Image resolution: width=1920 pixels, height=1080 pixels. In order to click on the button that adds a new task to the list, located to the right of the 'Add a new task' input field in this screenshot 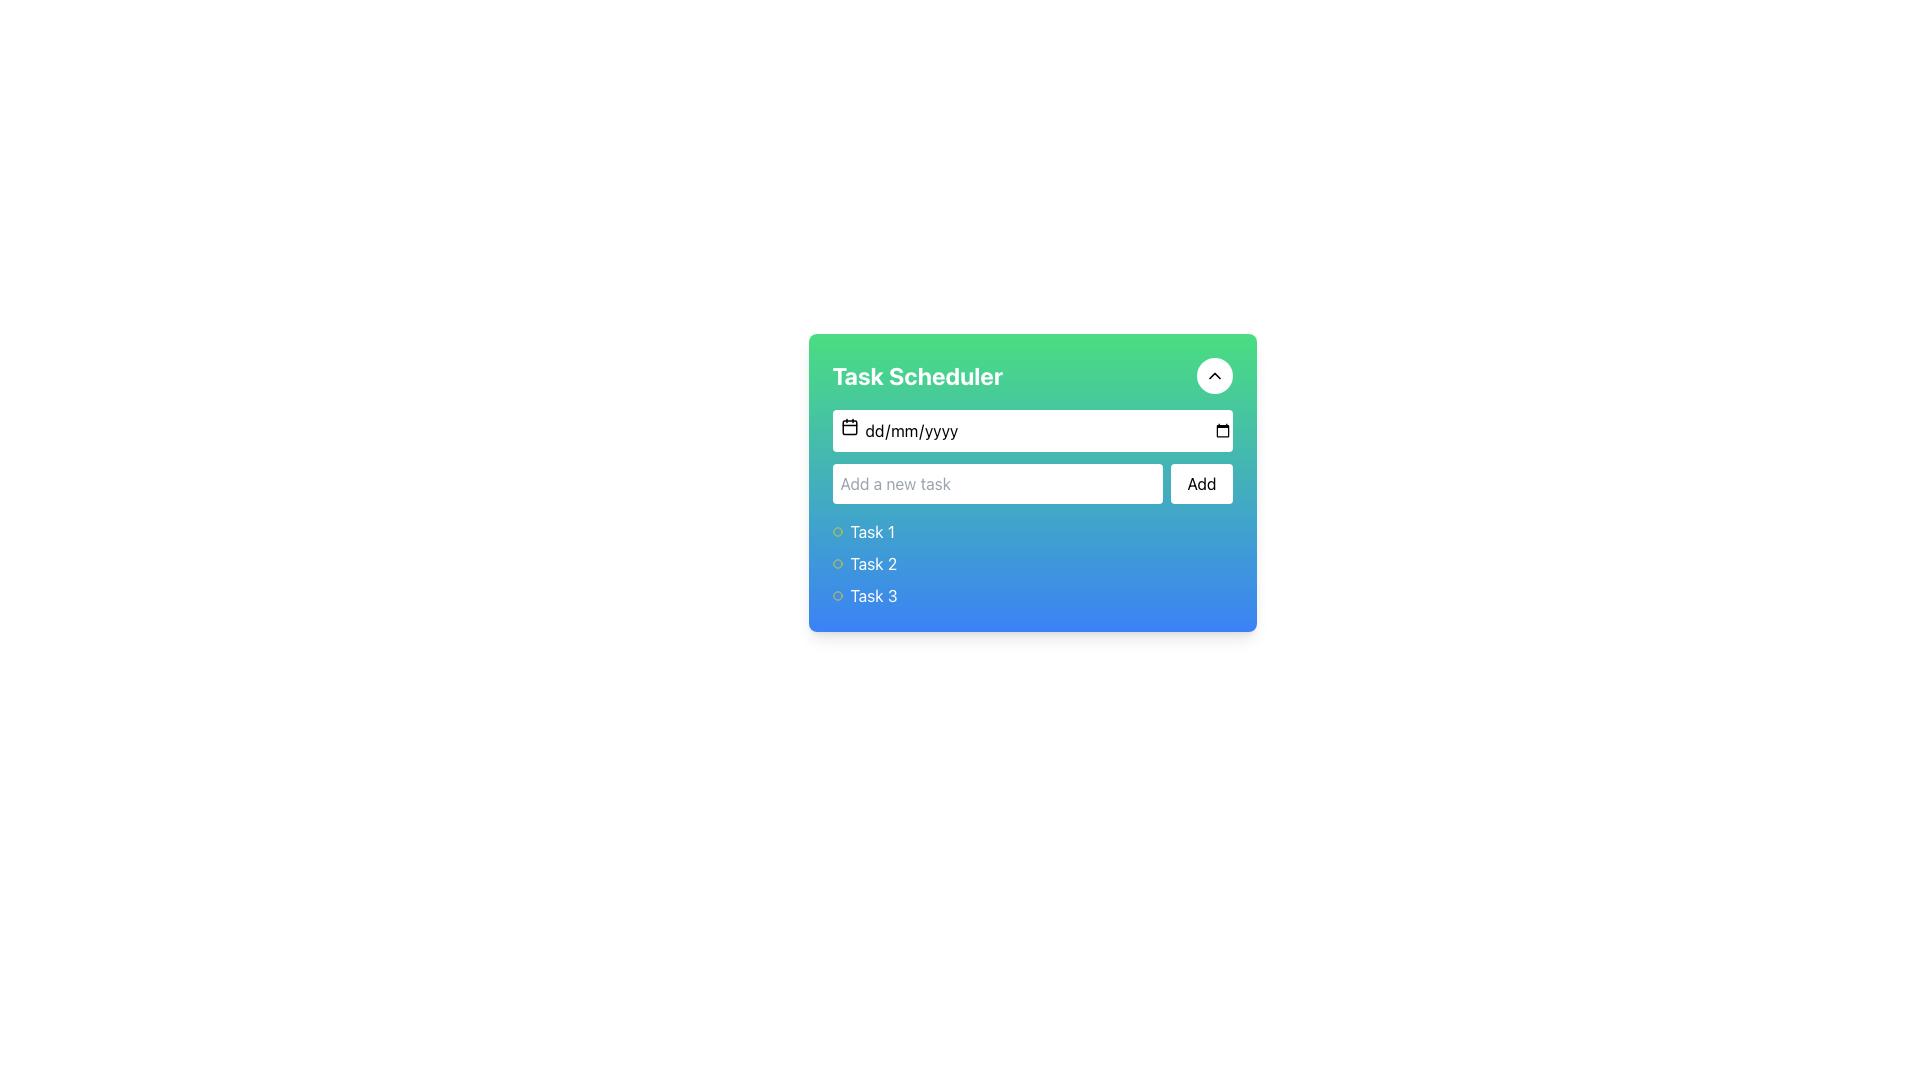, I will do `click(1200, 483)`.